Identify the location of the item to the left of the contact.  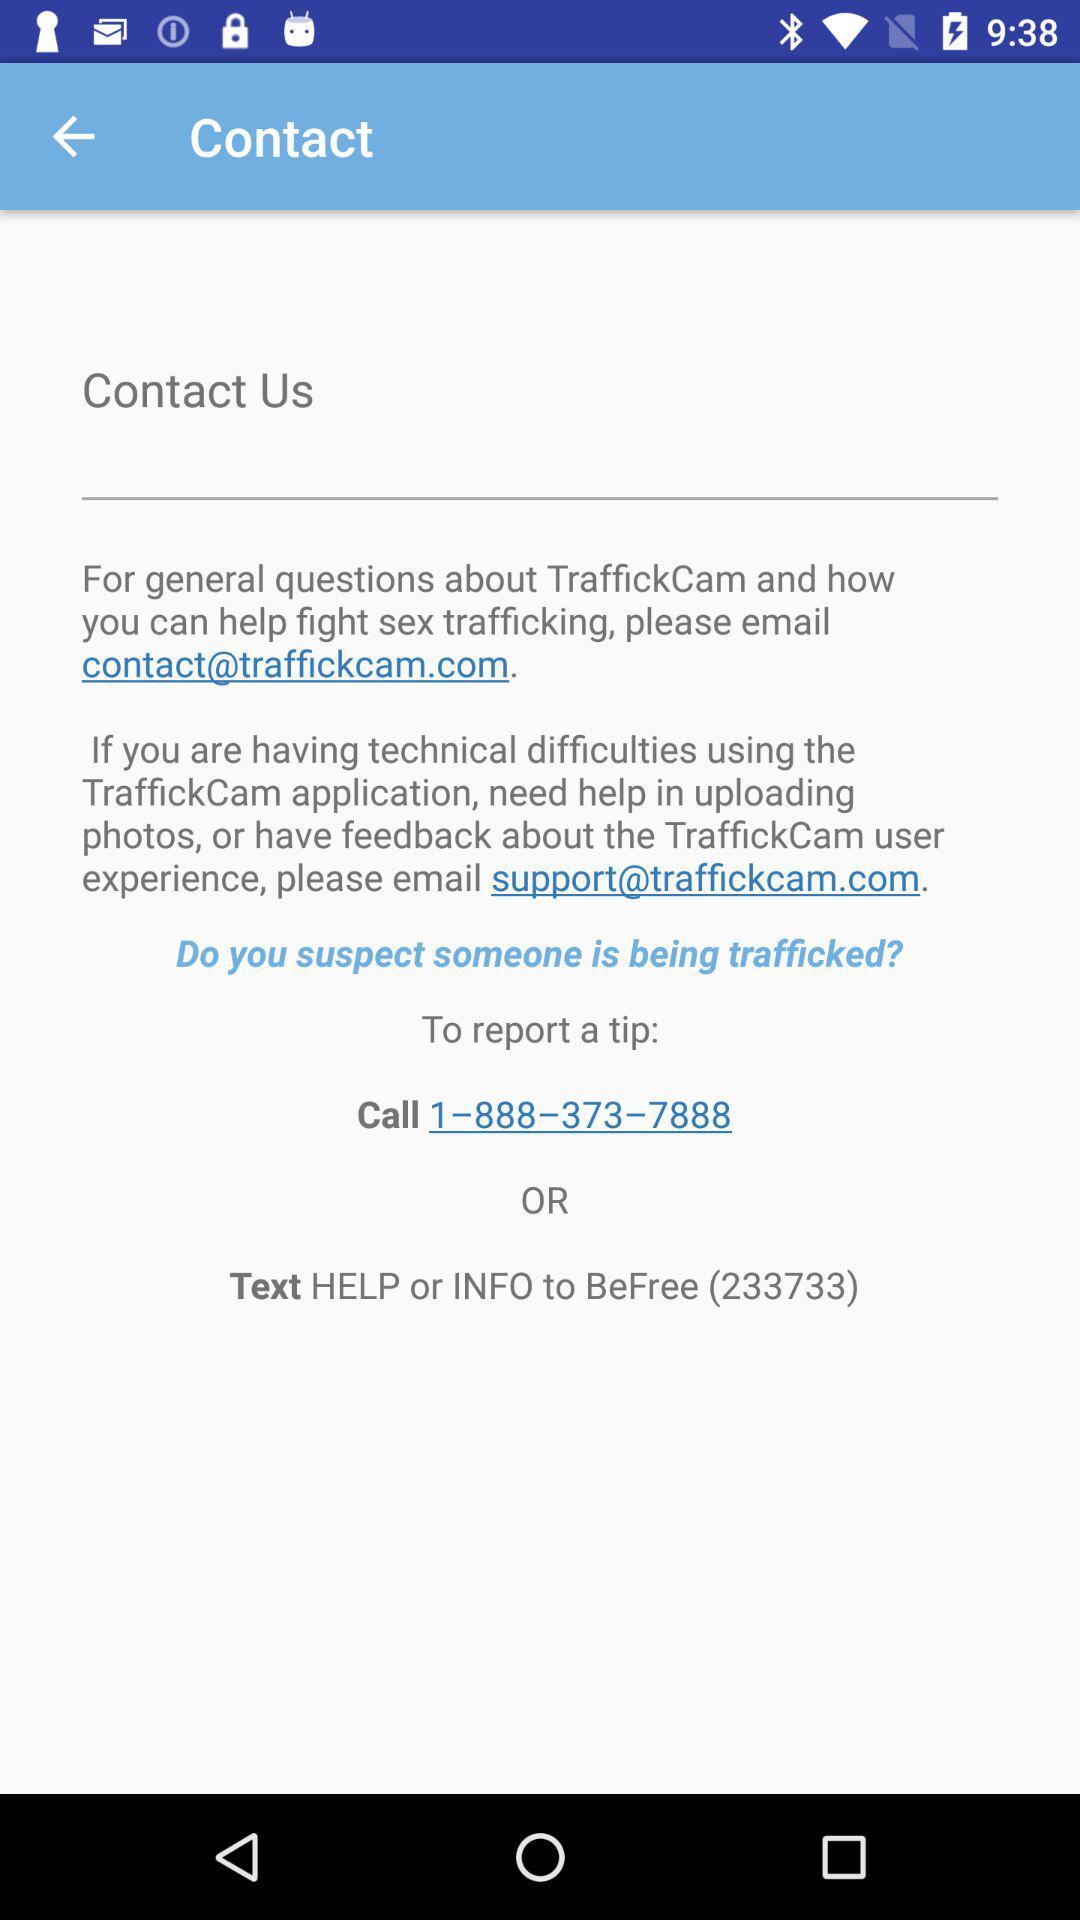
(72, 135).